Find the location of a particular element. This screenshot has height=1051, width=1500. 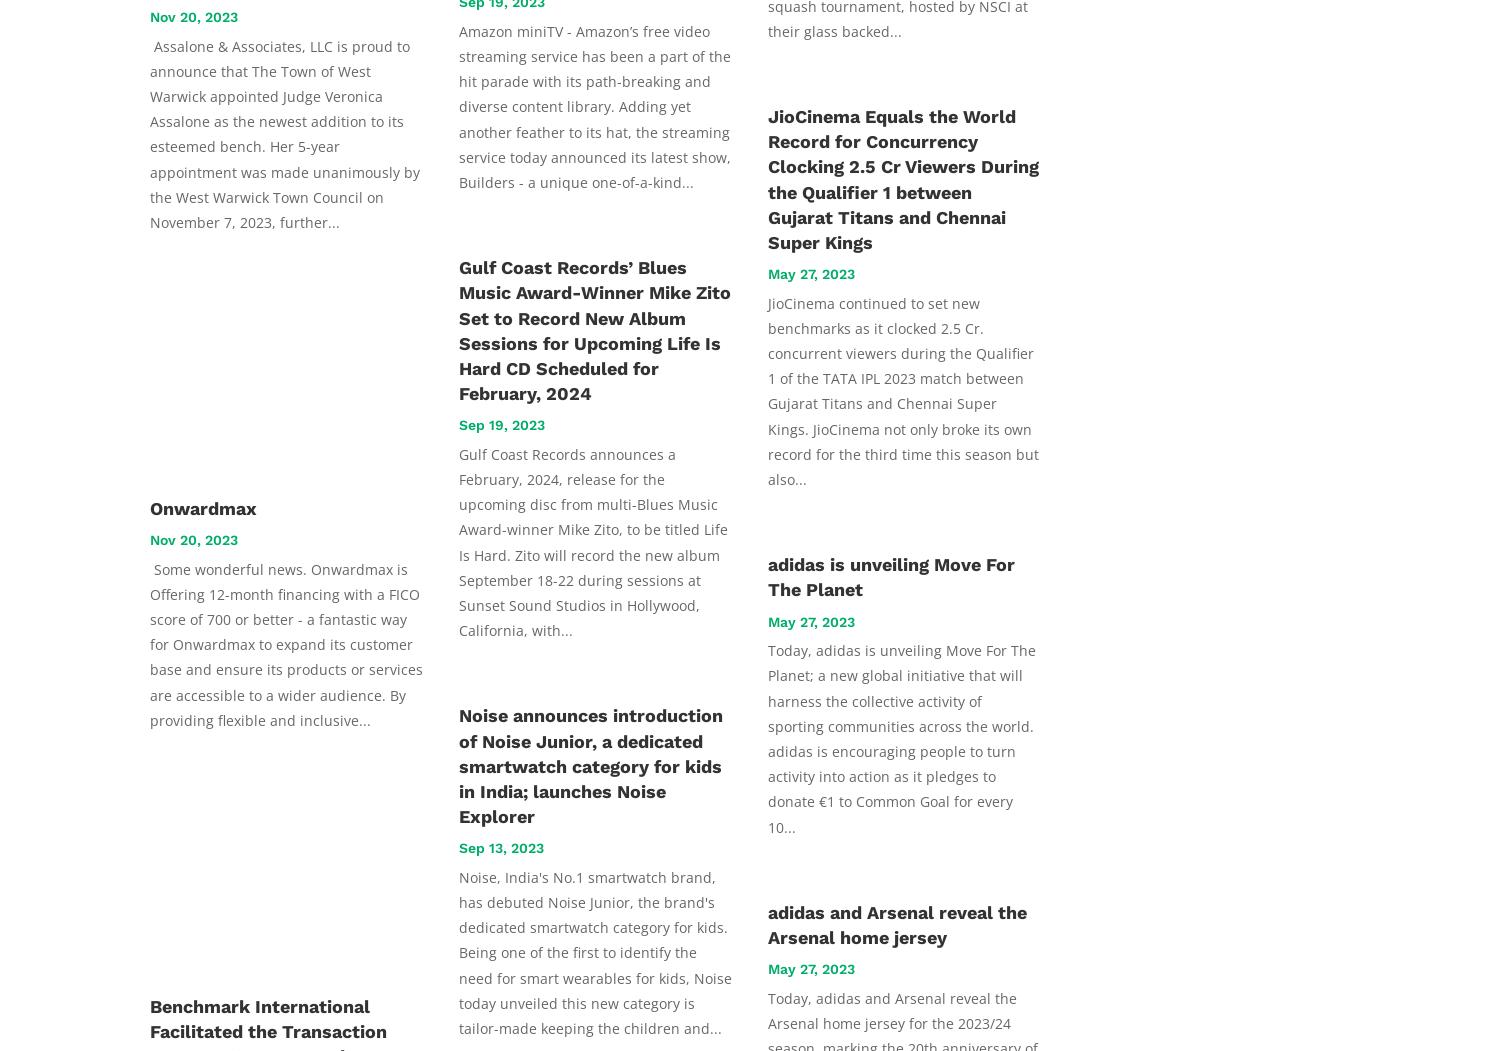

'Amazon miniTV - Amazon’s free video streaming service has been a part of the hit parade with its path-breaking and diverse content library. Adding yet another feather to its hat, the streaming service today announced its latest show, Builders - a unique one-of-a-kind...' is located at coordinates (458, 106).